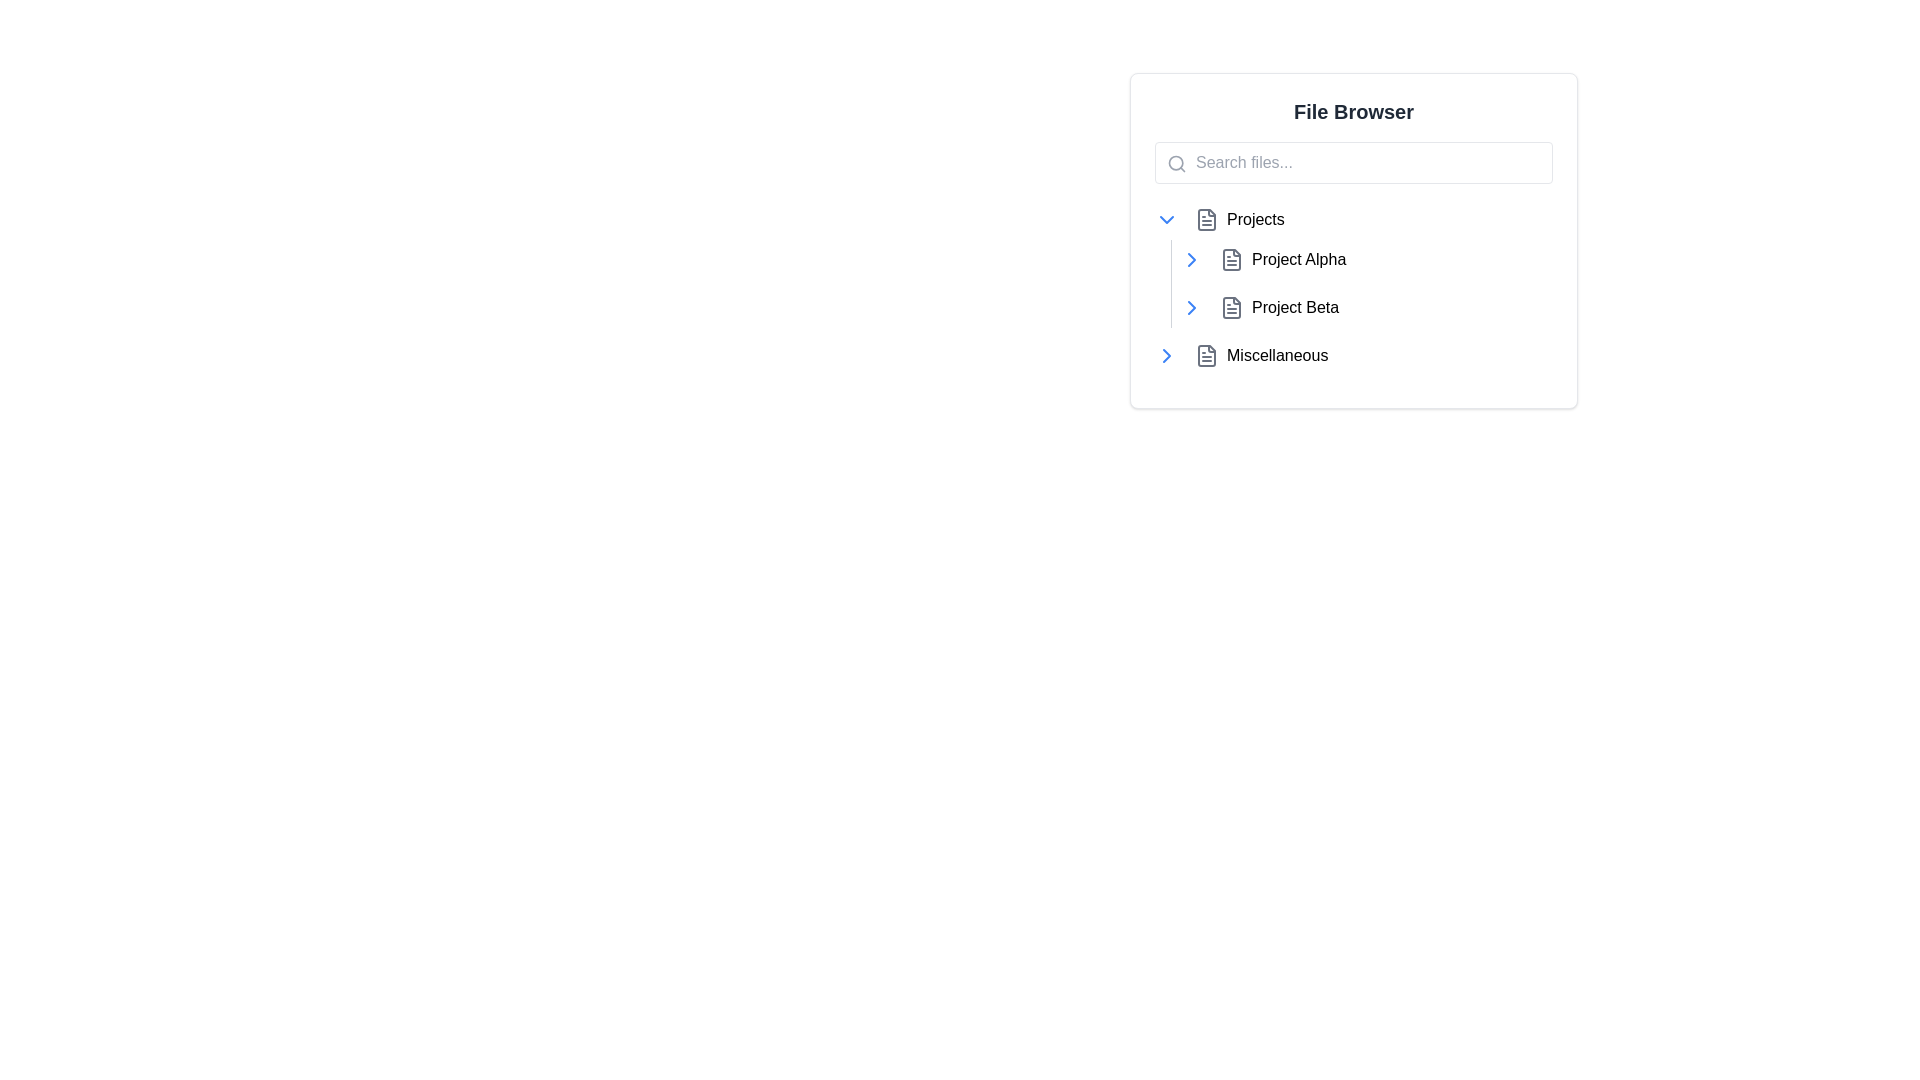 Image resolution: width=1920 pixels, height=1080 pixels. What do you see at coordinates (1365, 308) in the screenshot?
I see `the 'Project Beta' selectable list item in the file browser` at bounding box center [1365, 308].